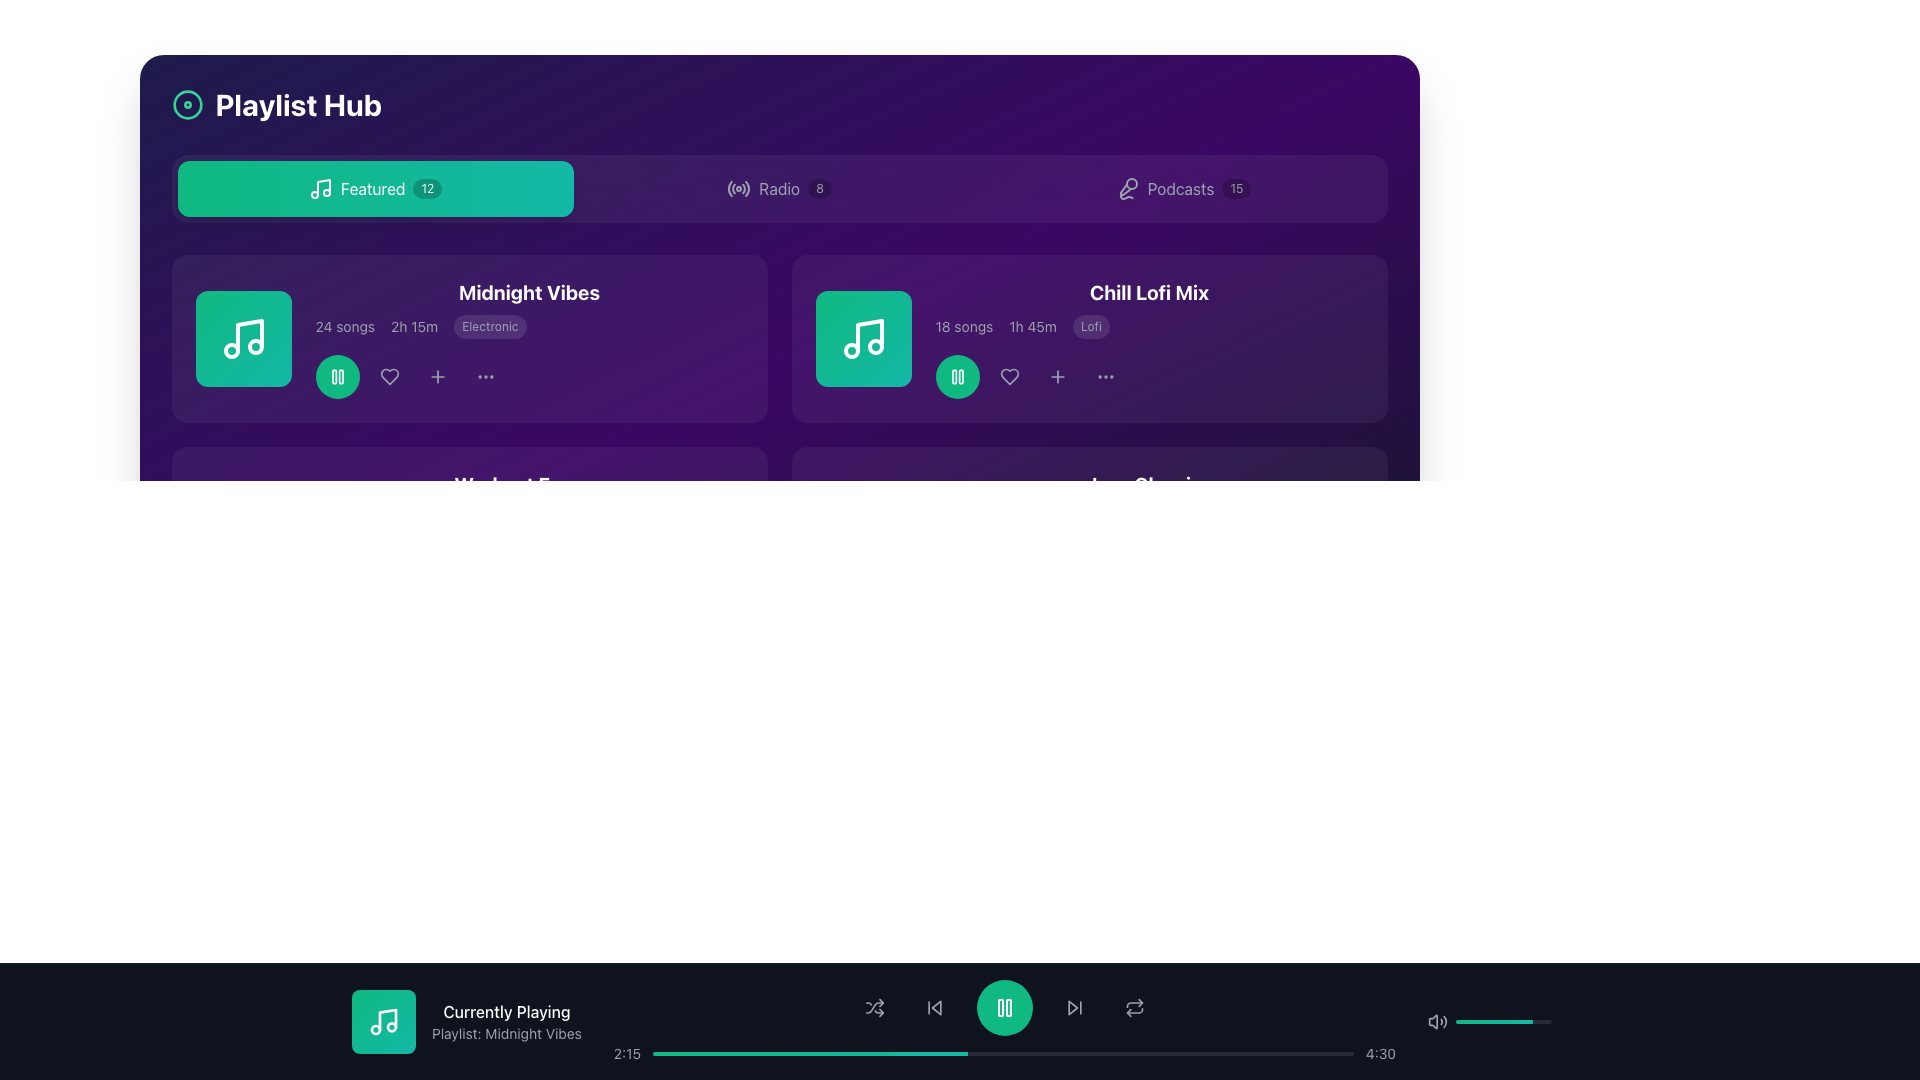 The height and width of the screenshot is (1080, 1920). Describe the element at coordinates (529, 569) in the screenshot. I see `the timeline on the Media control bar` at that location.